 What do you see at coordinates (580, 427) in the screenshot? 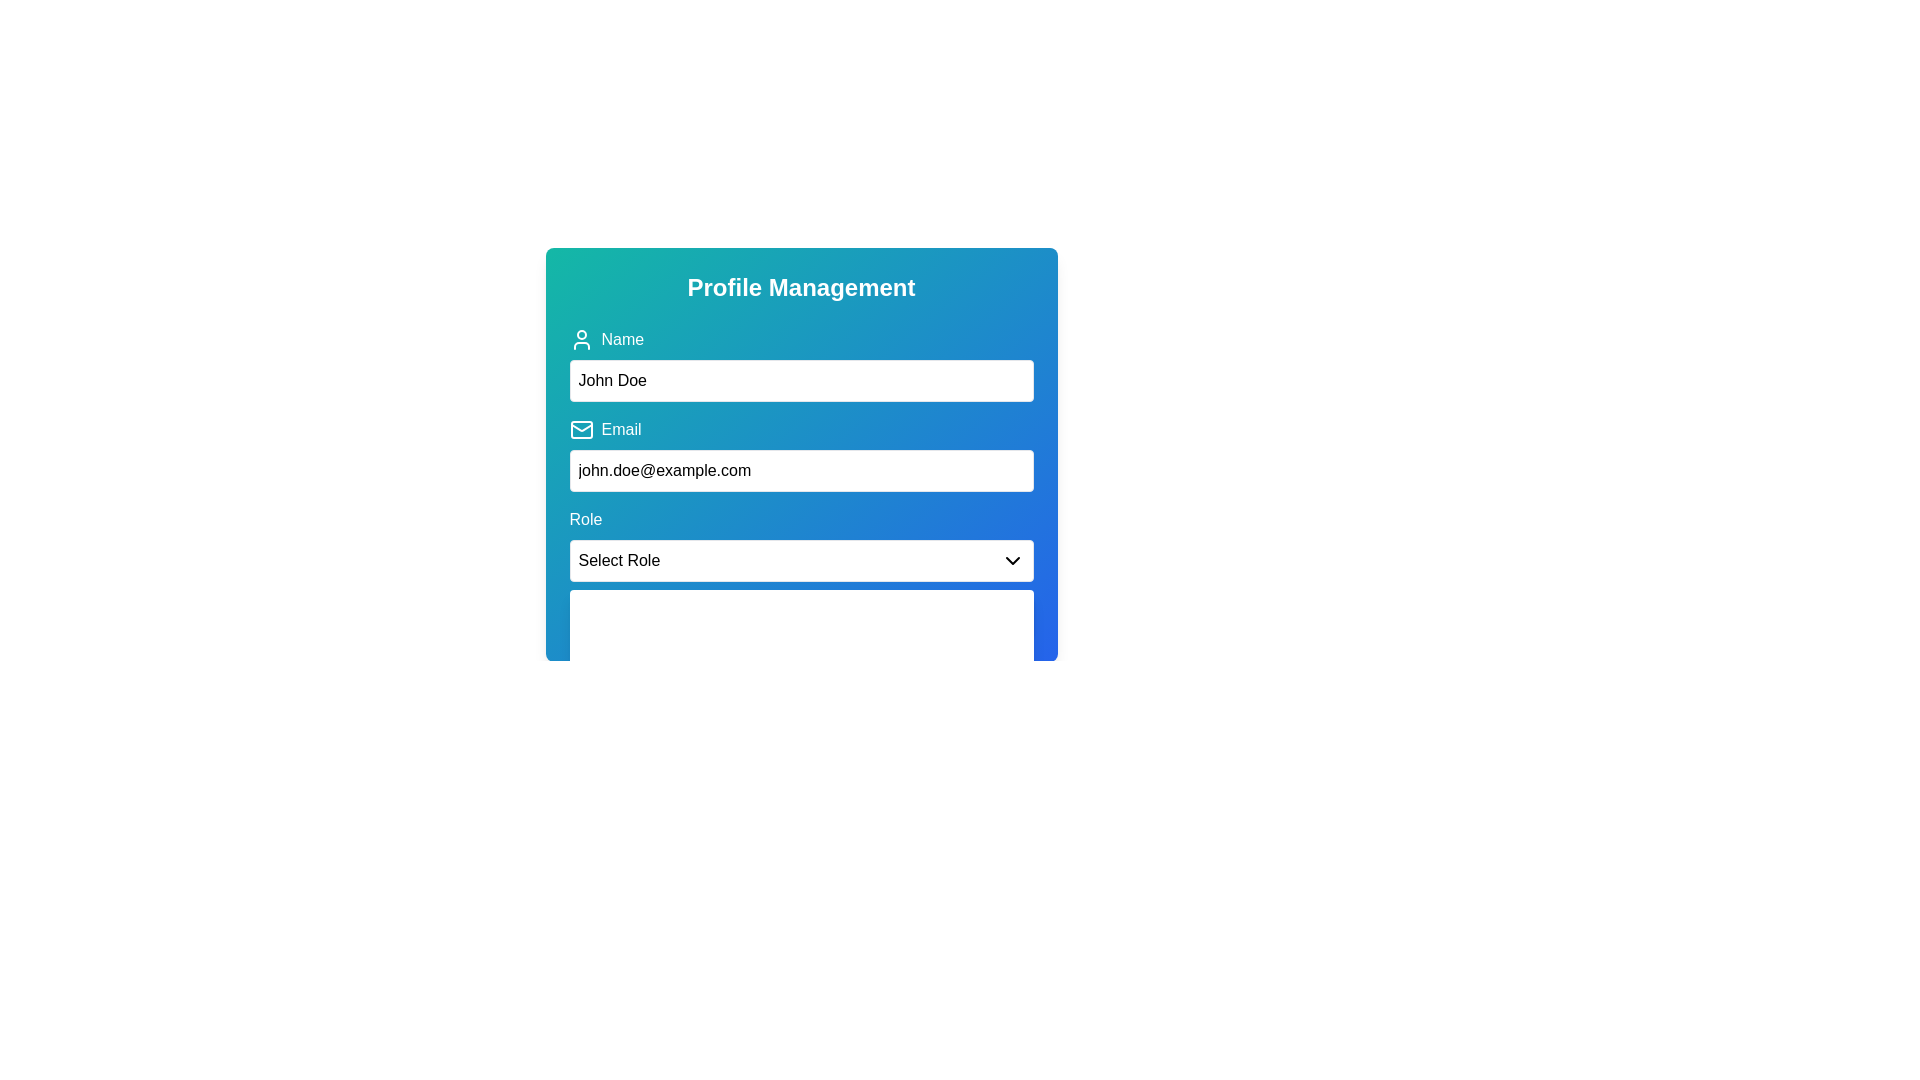
I see `the interior curved line at the top of the envelope icon located to the left of the 'Email' label in the 'Profile Management' form` at bounding box center [580, 427].